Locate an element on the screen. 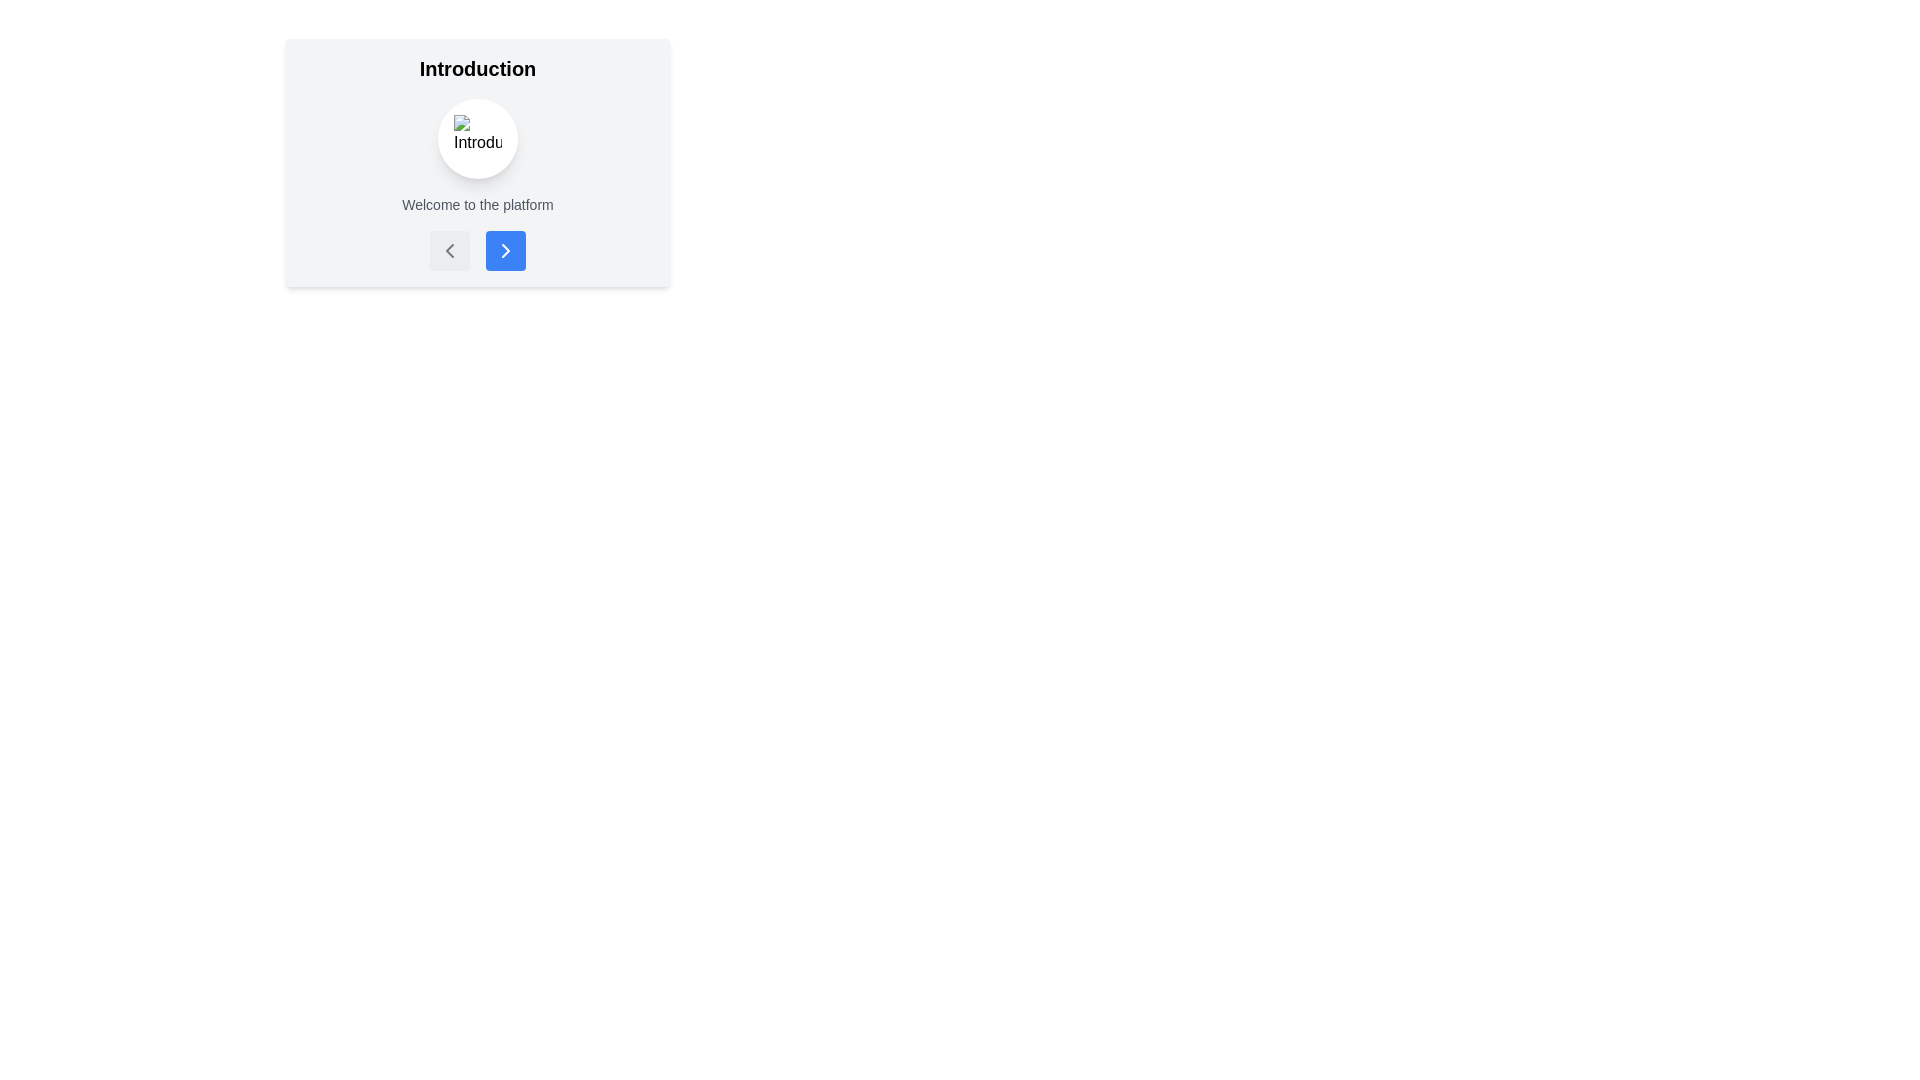  text element displaying 'Welcome to the platform', which is styled in gray and center-aligned, located beneath the heading 'Introduction' and above the navigation buttons is located at coordinates (477, 204).